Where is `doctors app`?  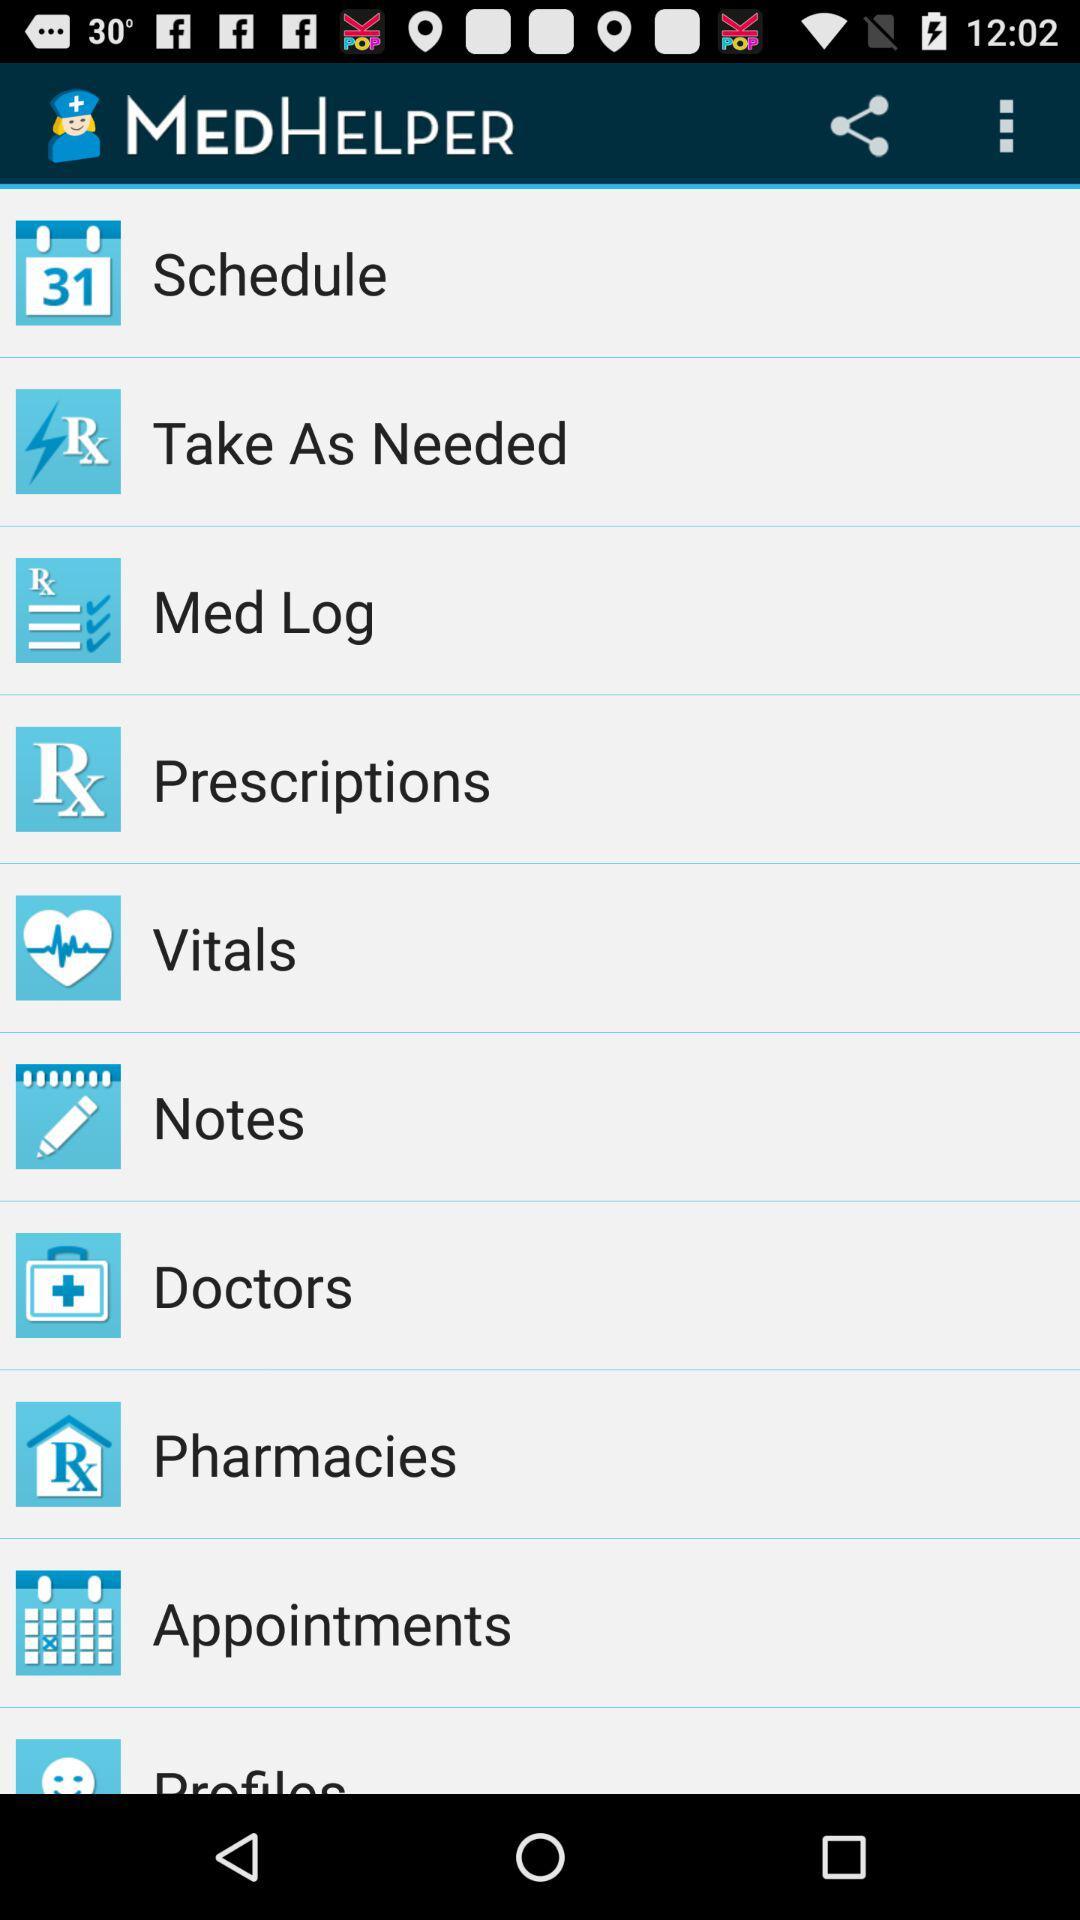 doctors app is located at coordinates (607, 1285).